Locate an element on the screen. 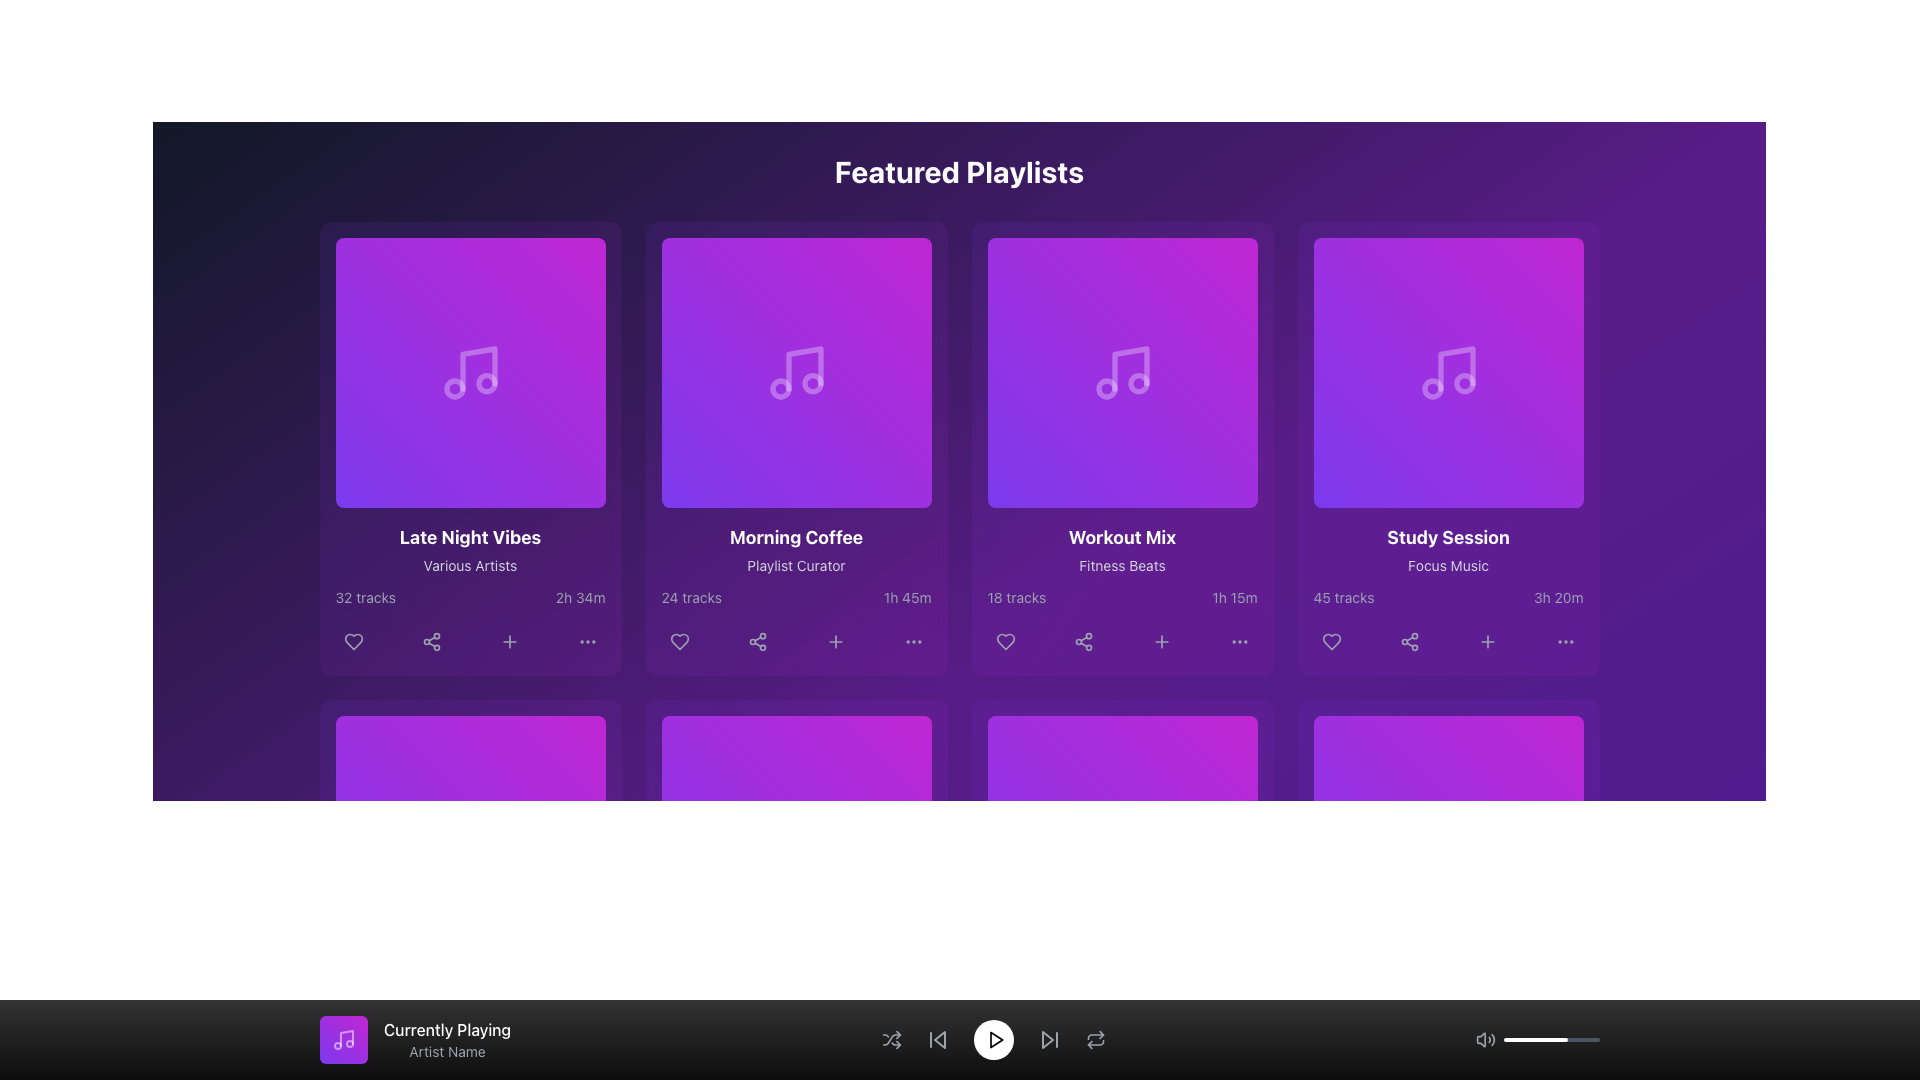 This screenshot has width=1920, height=1080. the left-most circle of the musical note icon in the 'Late Night Vibes' card located in the top-left area of the grid list under 'Featured Playlists' is located at coordinates (453, 389).